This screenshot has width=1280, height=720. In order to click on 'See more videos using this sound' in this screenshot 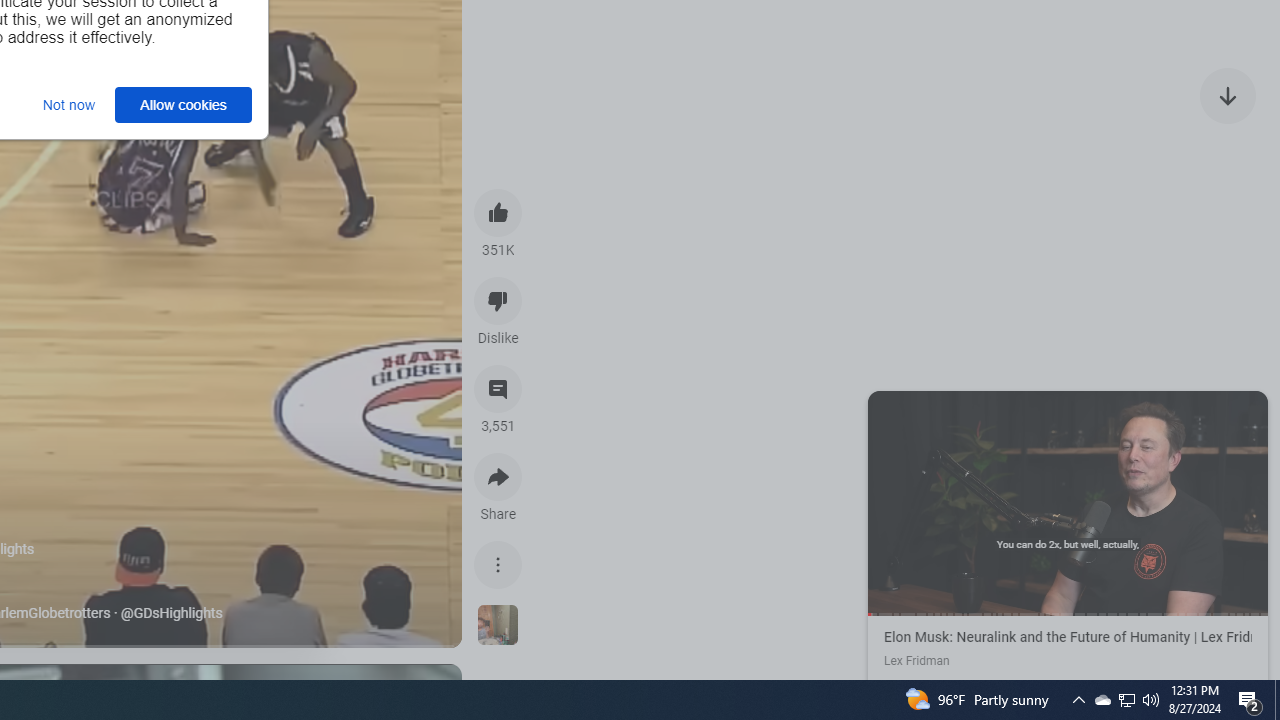, I will do `click(497, 625)`.